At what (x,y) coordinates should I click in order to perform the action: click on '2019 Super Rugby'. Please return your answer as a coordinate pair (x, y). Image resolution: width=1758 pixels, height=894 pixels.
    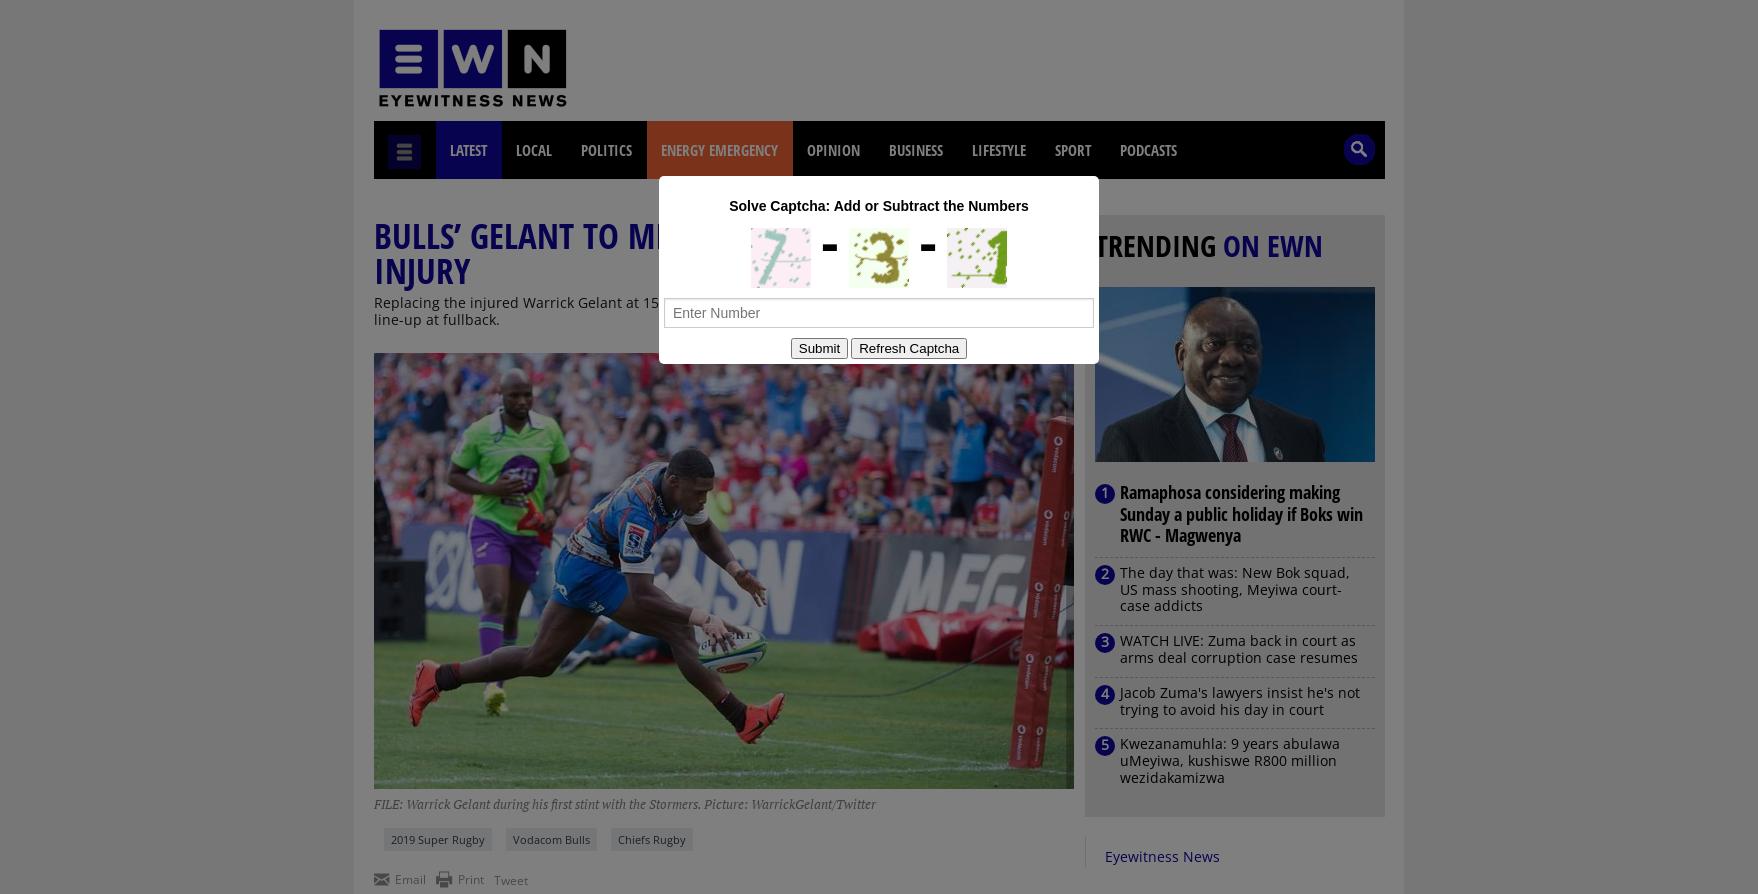
    Looking at the image, I should click on (437, 838).